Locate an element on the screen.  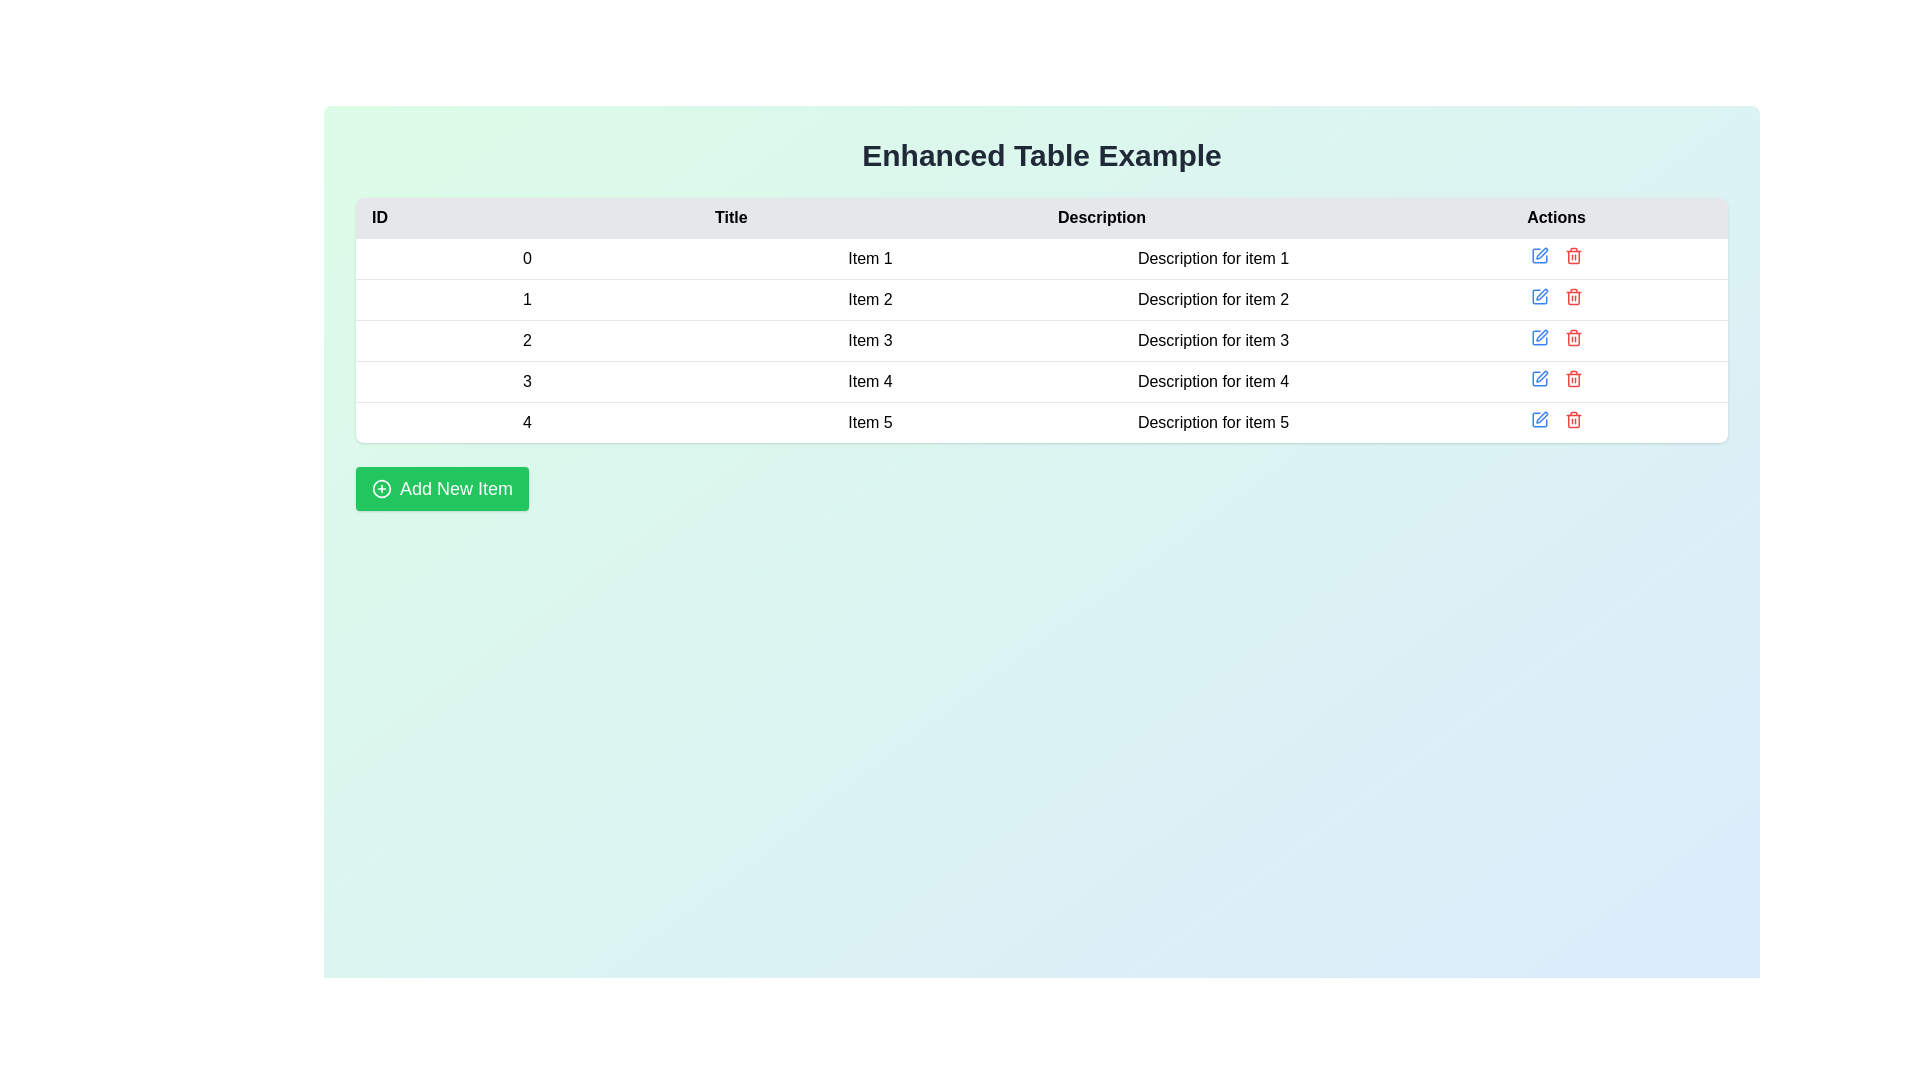
the static text field displaying 'Description for item 1' located in the third column of the table, which is styled with 'px-4 py-2' padding and is center-aligned within its cell is located at coordinates (1212, 257).